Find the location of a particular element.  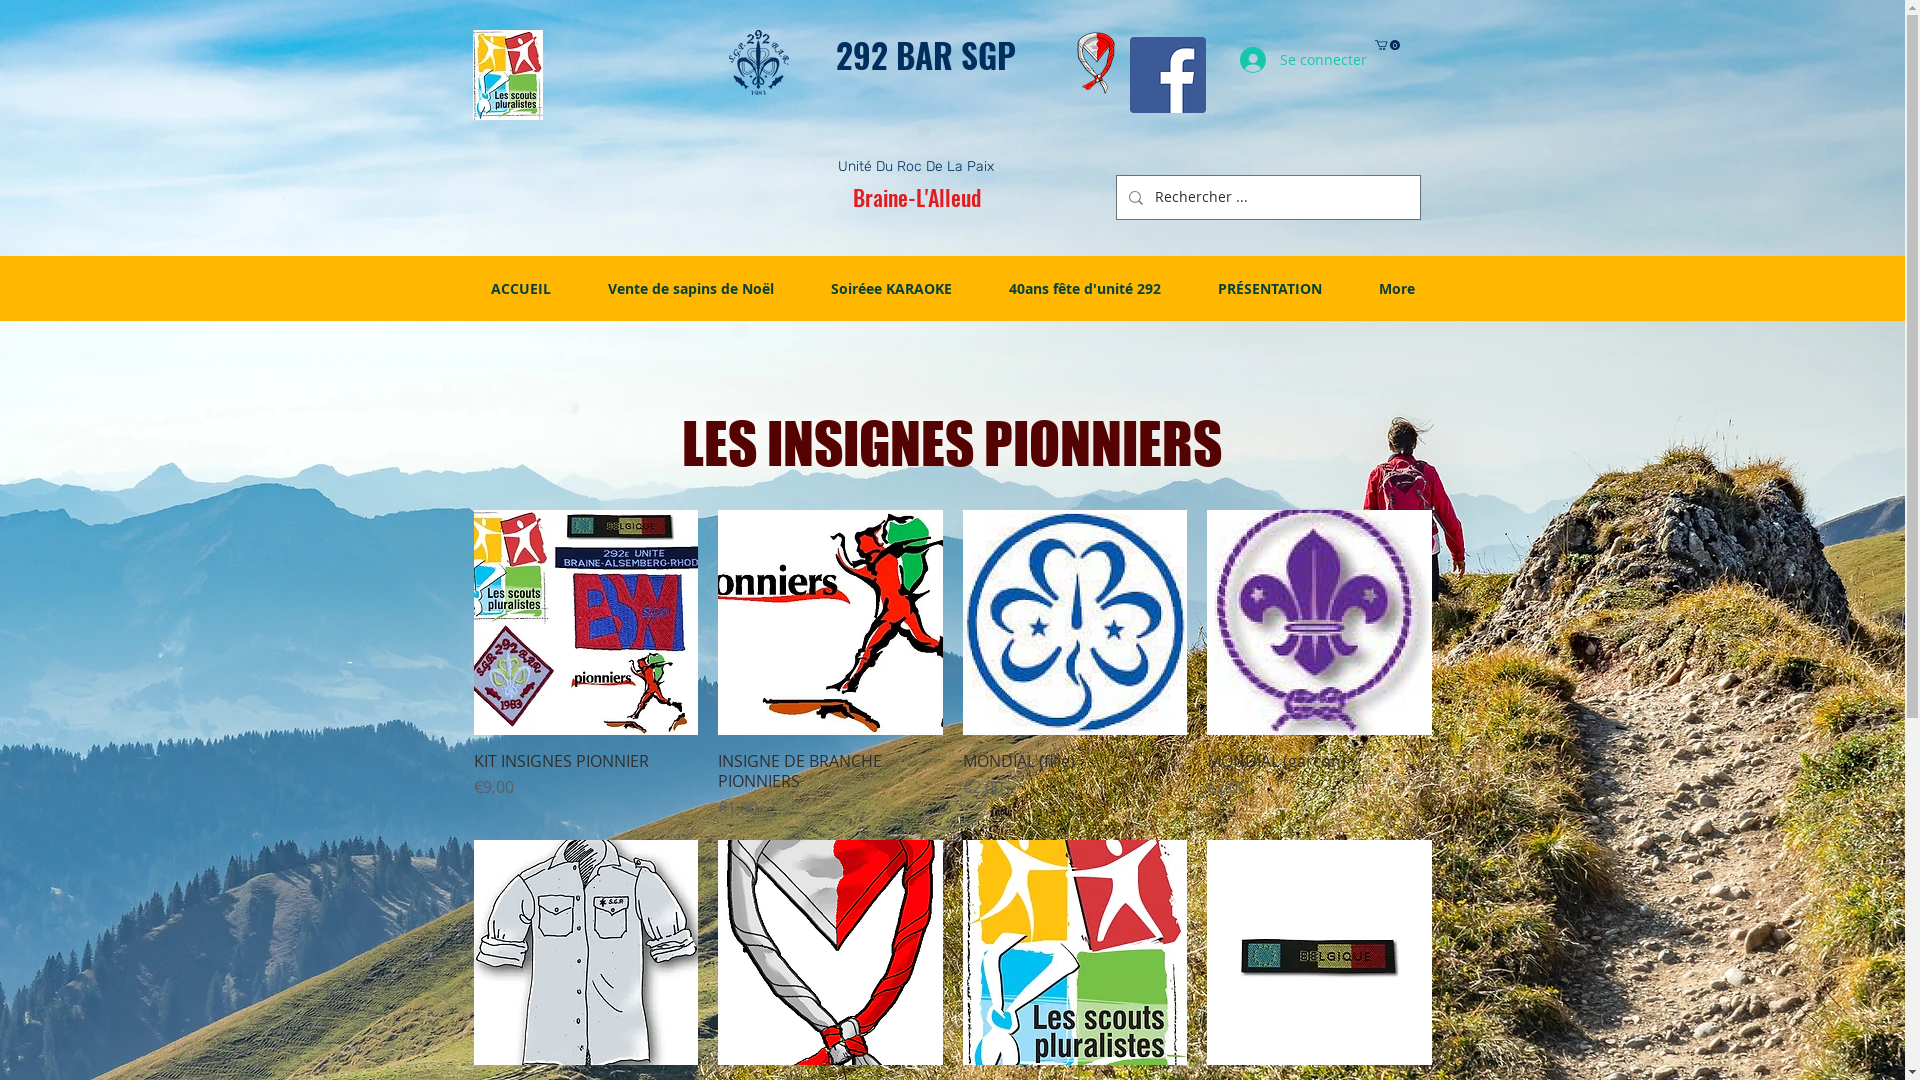

'Se connecter' is located at coordinates (1286, 59).